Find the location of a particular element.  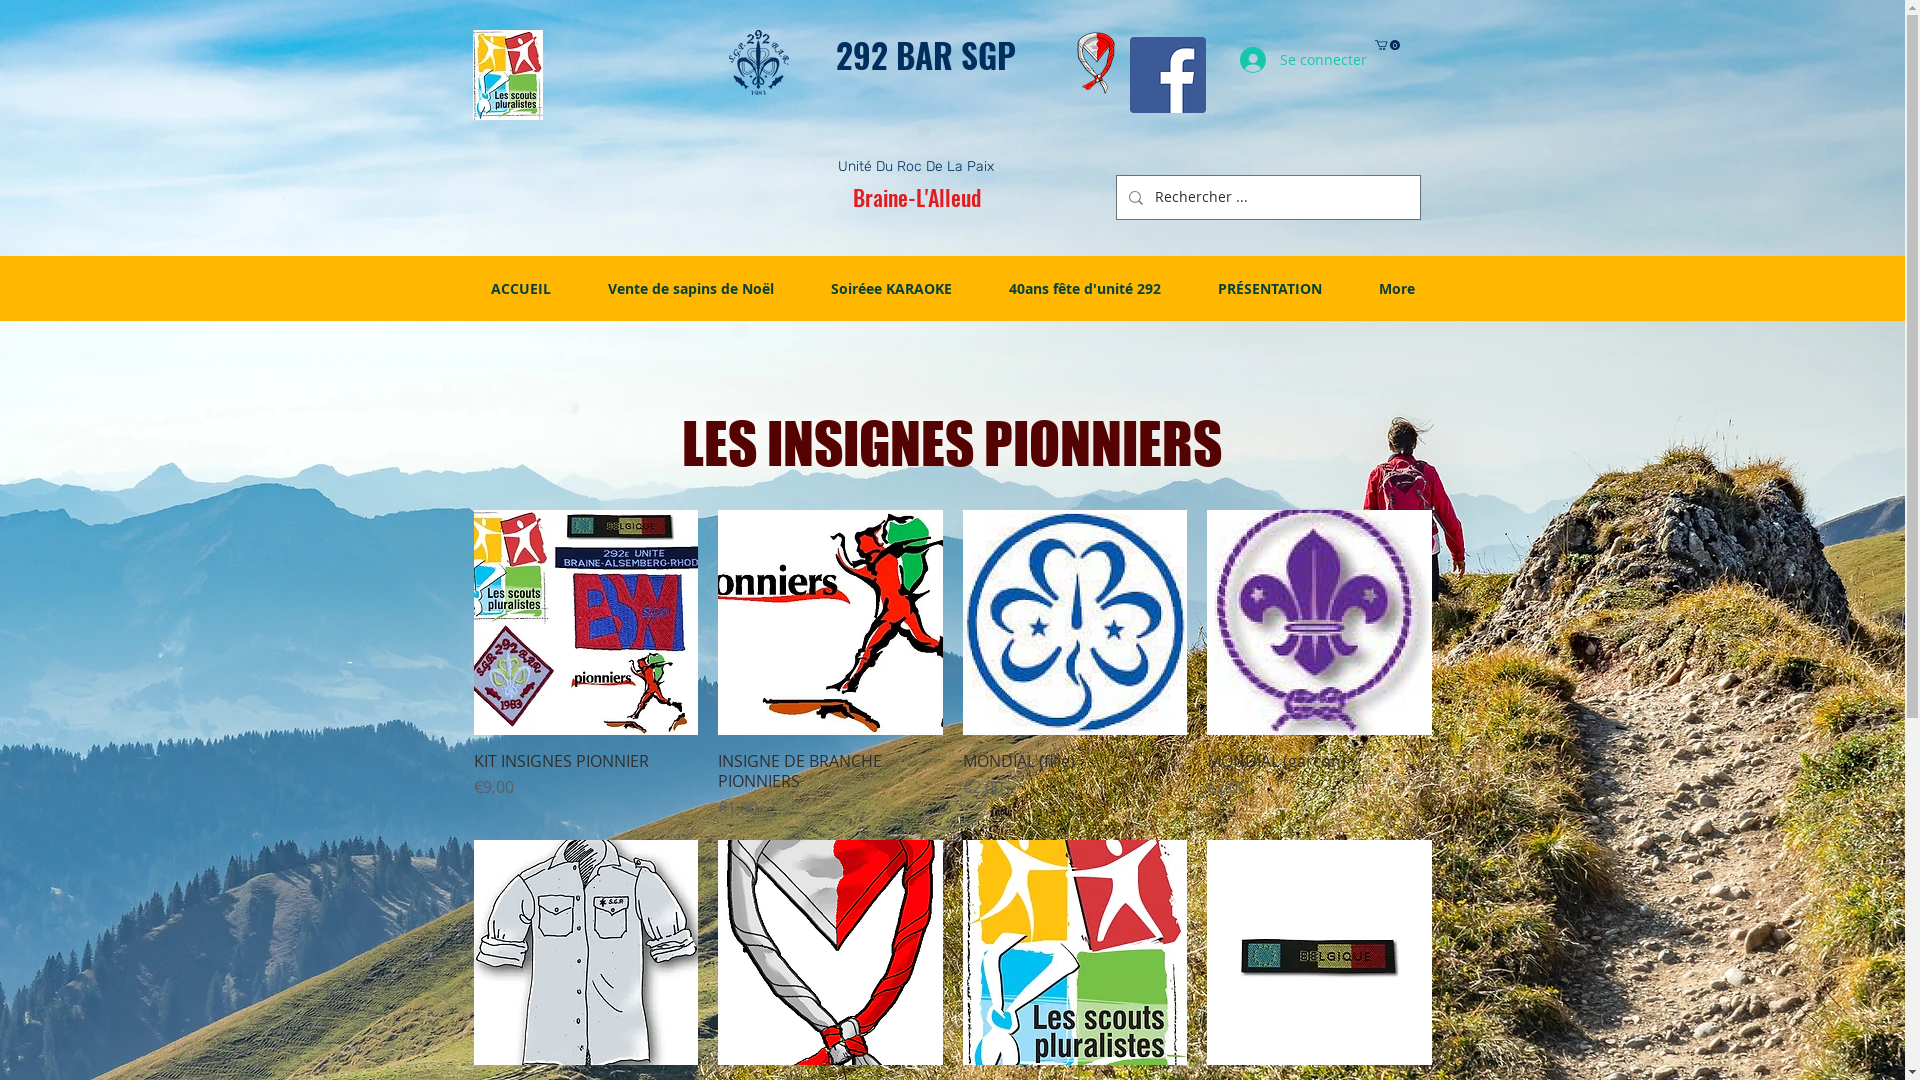

'Se connecter' is located at coordinates (1286, 59).